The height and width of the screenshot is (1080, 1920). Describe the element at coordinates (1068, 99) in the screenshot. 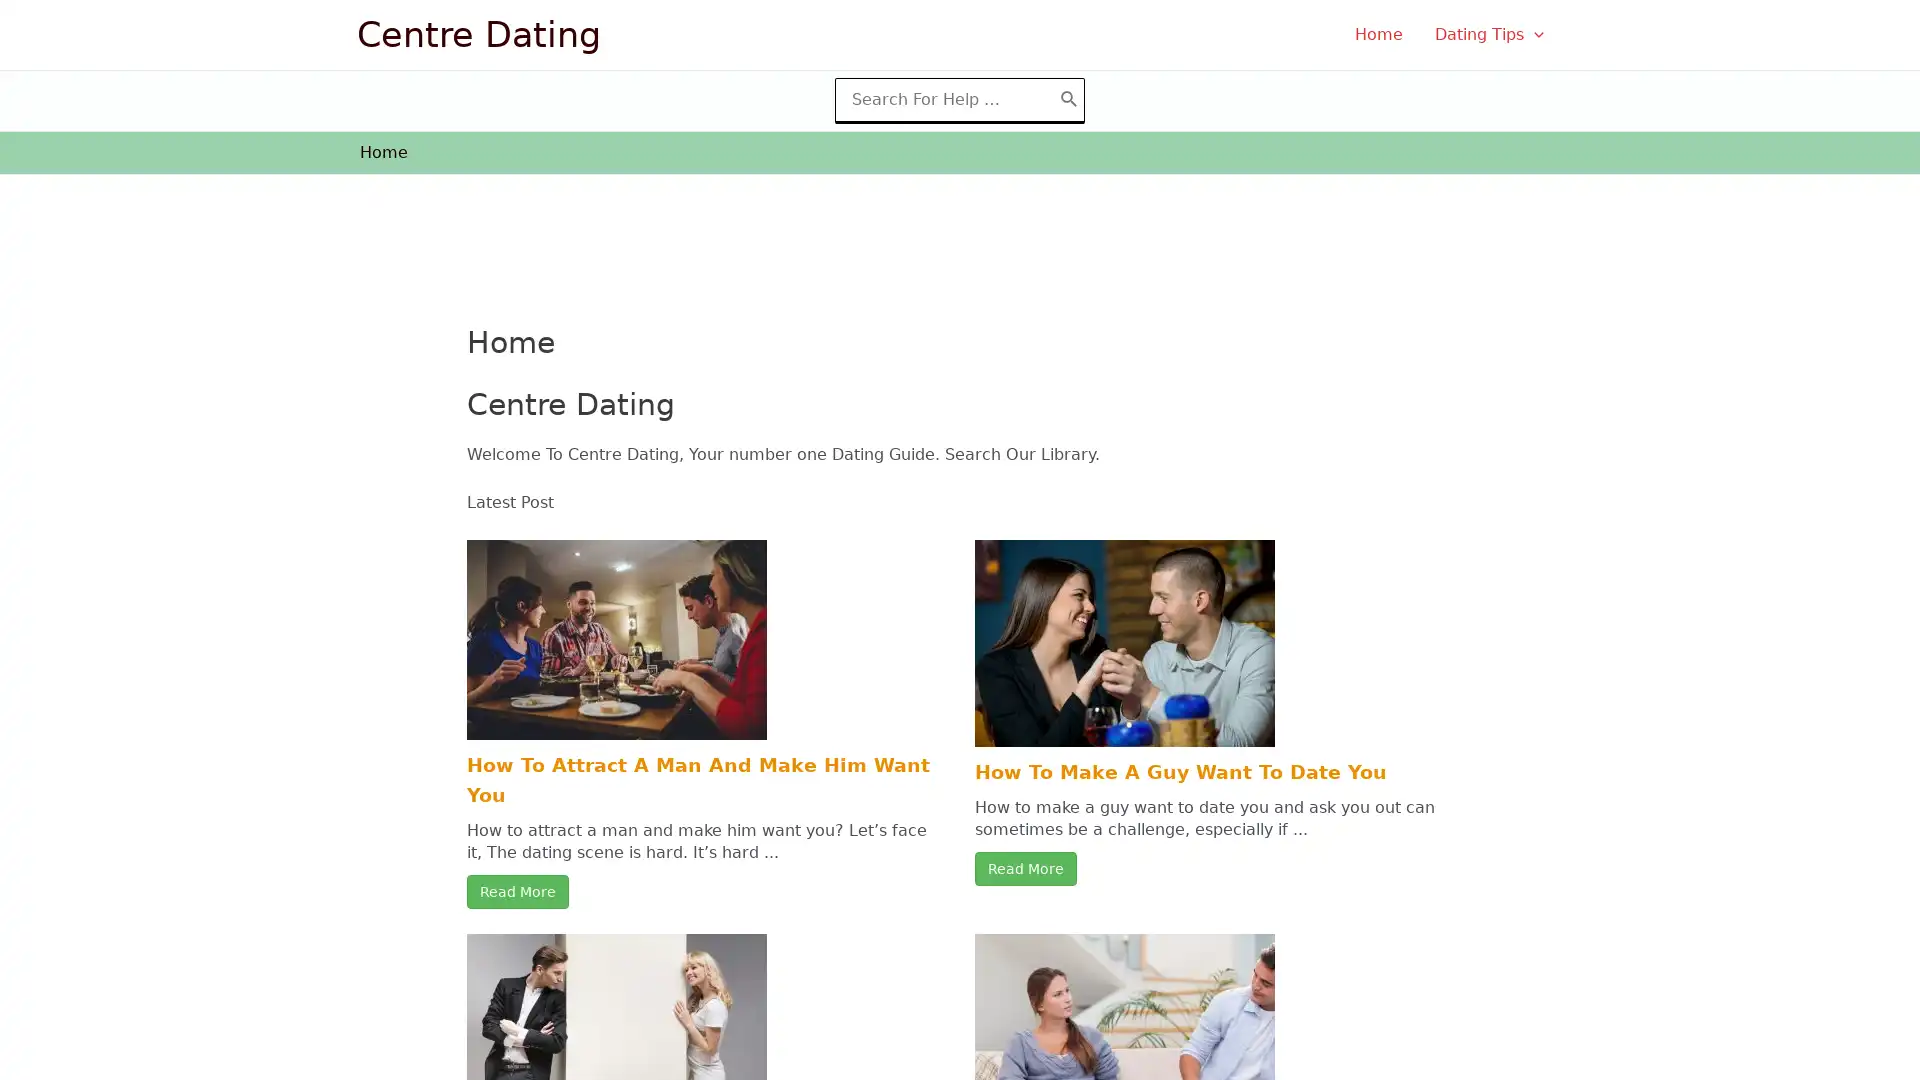

I see `Search` at that location.